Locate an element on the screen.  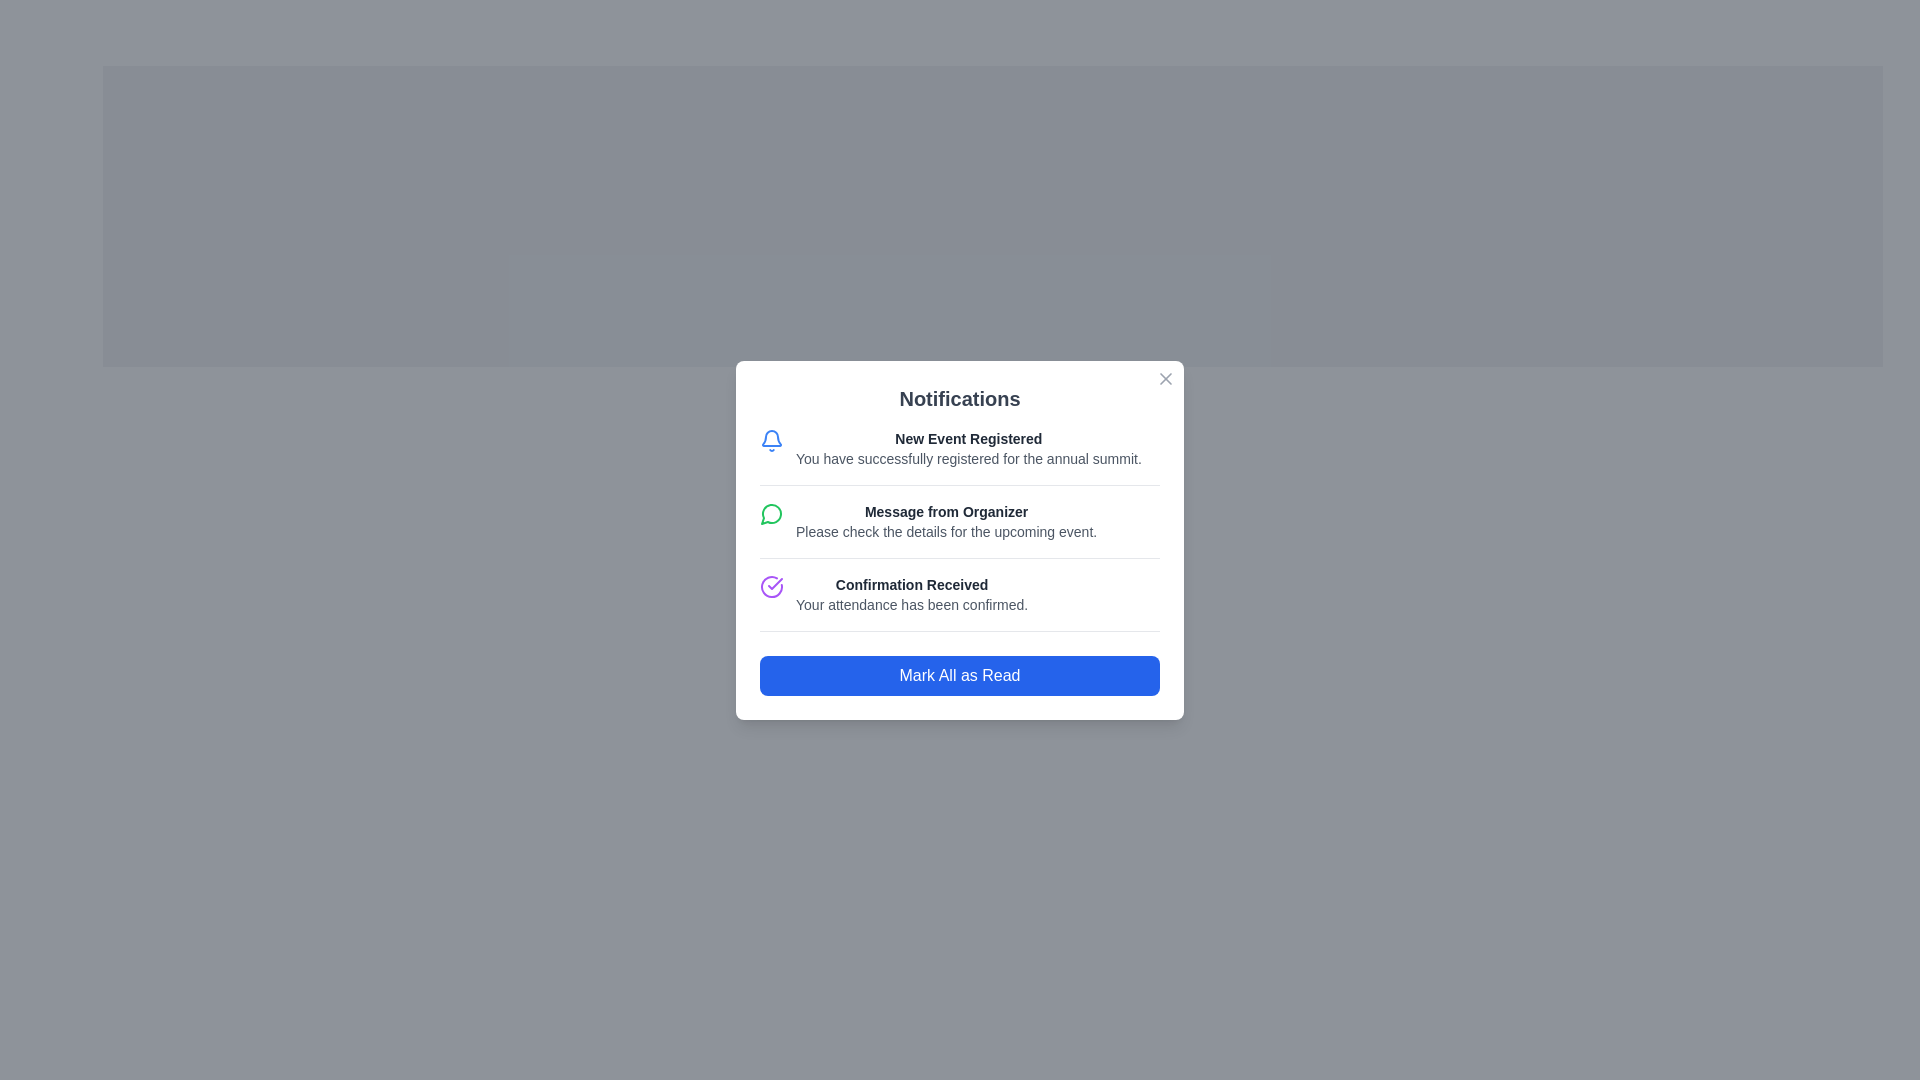
the button at the bottom of the notification modal dialog to mark all notifications as read is located at coordinates (960, 675).